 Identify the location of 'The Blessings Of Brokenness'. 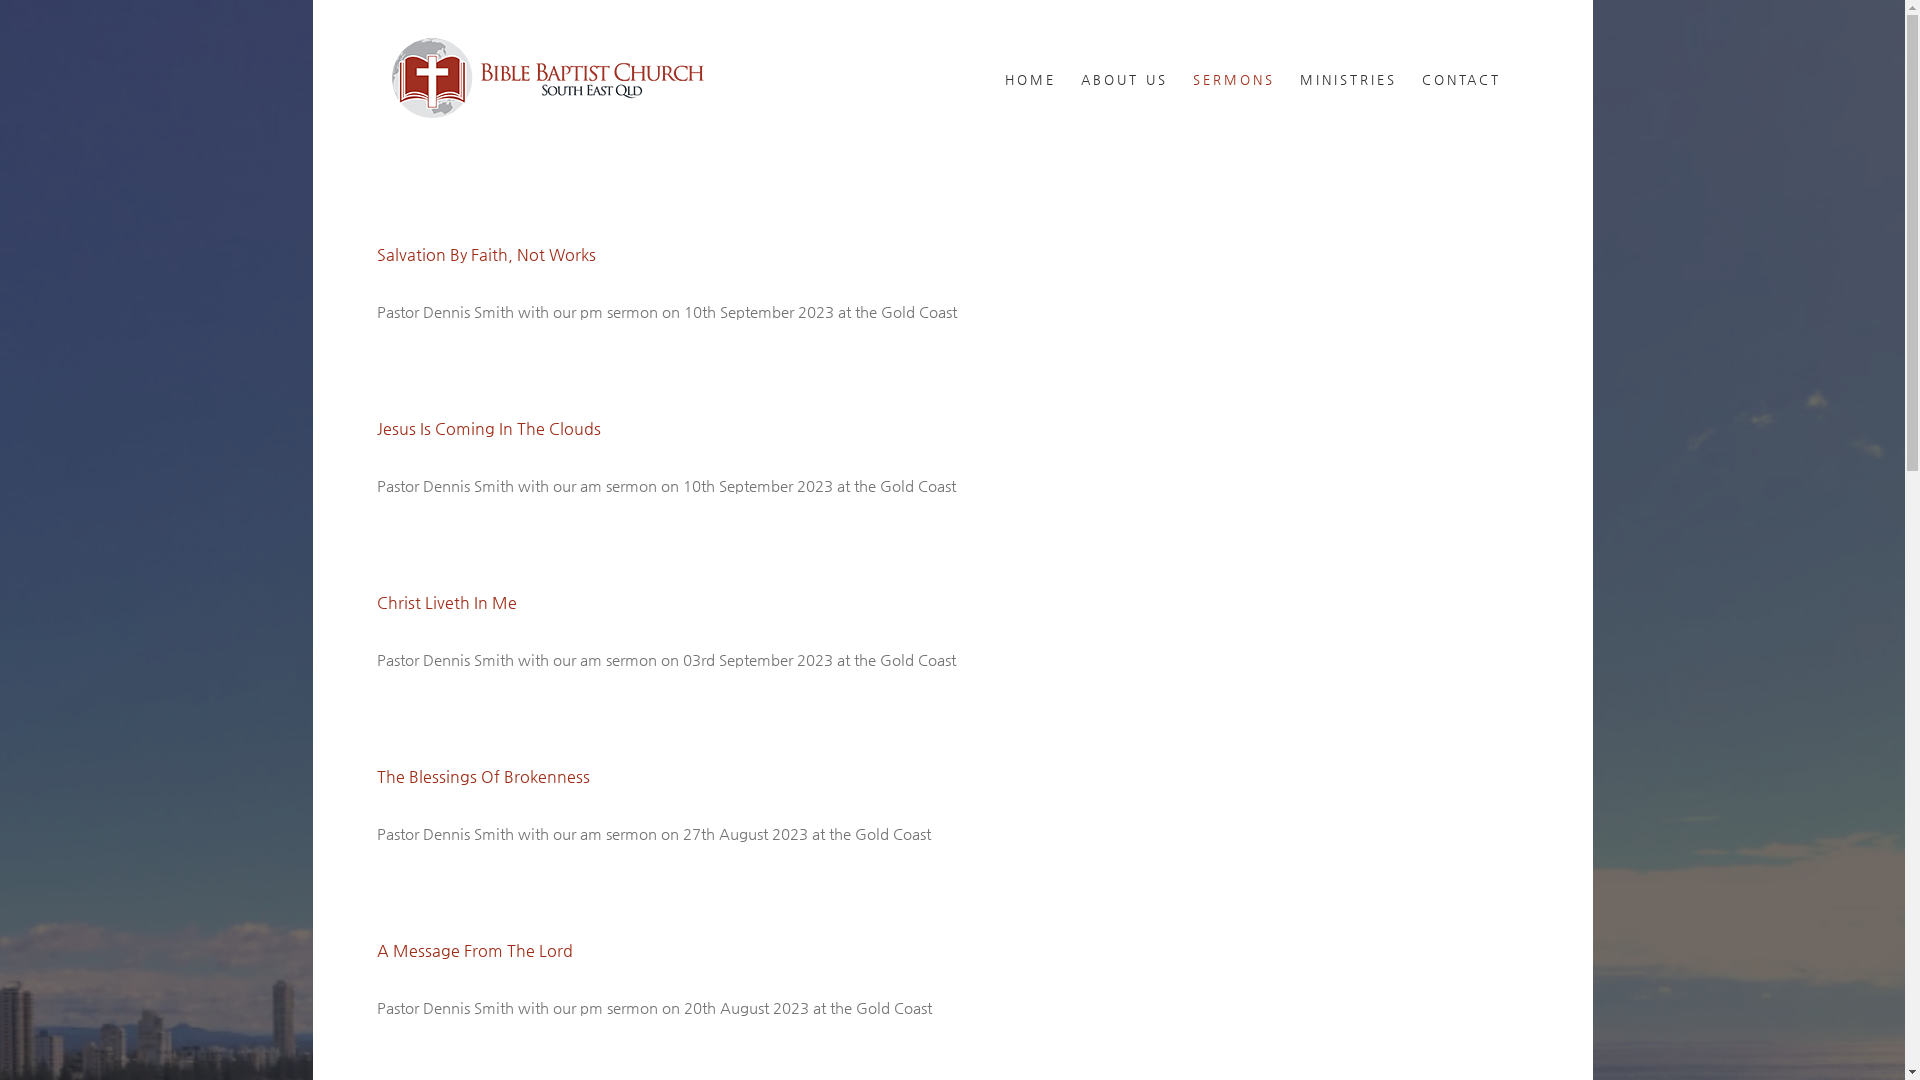
(482, 775).